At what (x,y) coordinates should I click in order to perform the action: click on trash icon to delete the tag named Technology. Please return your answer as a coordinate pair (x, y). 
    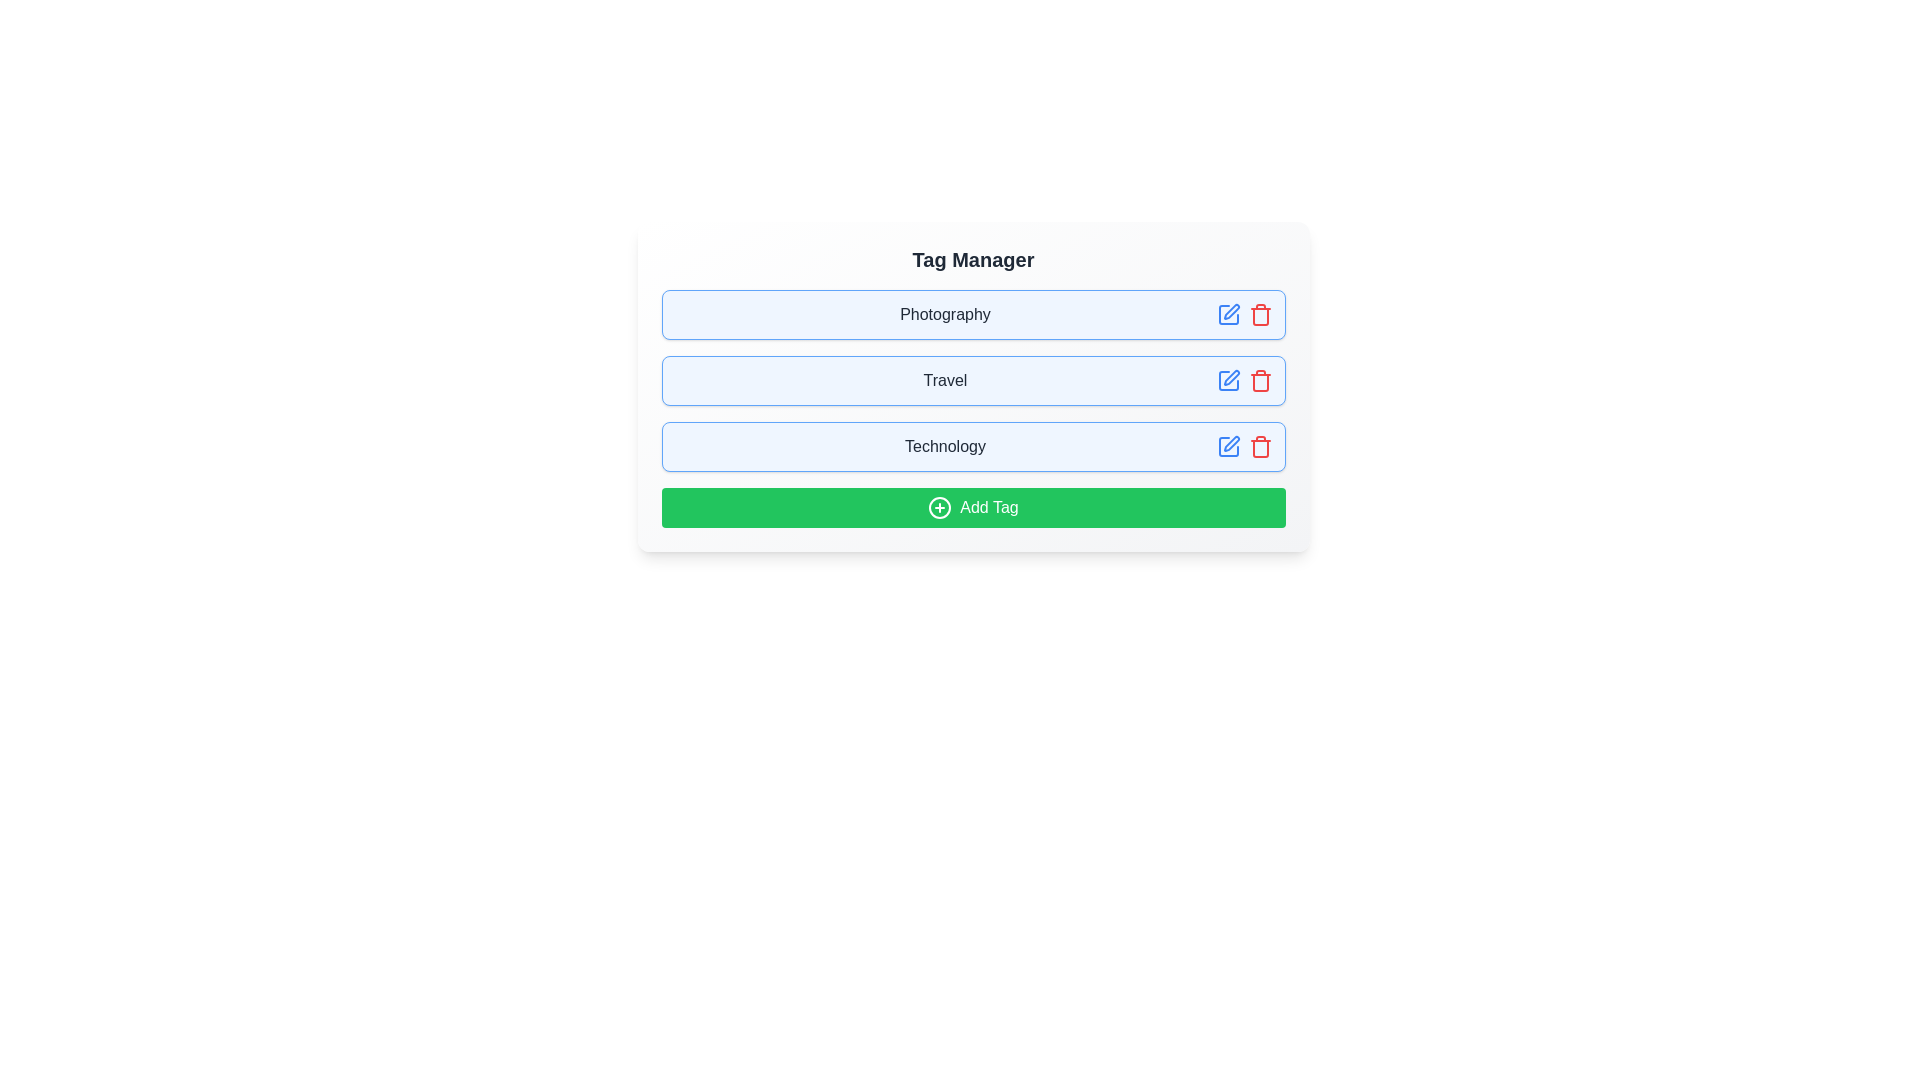
    Looking at the image, I should click on (1259, 446).